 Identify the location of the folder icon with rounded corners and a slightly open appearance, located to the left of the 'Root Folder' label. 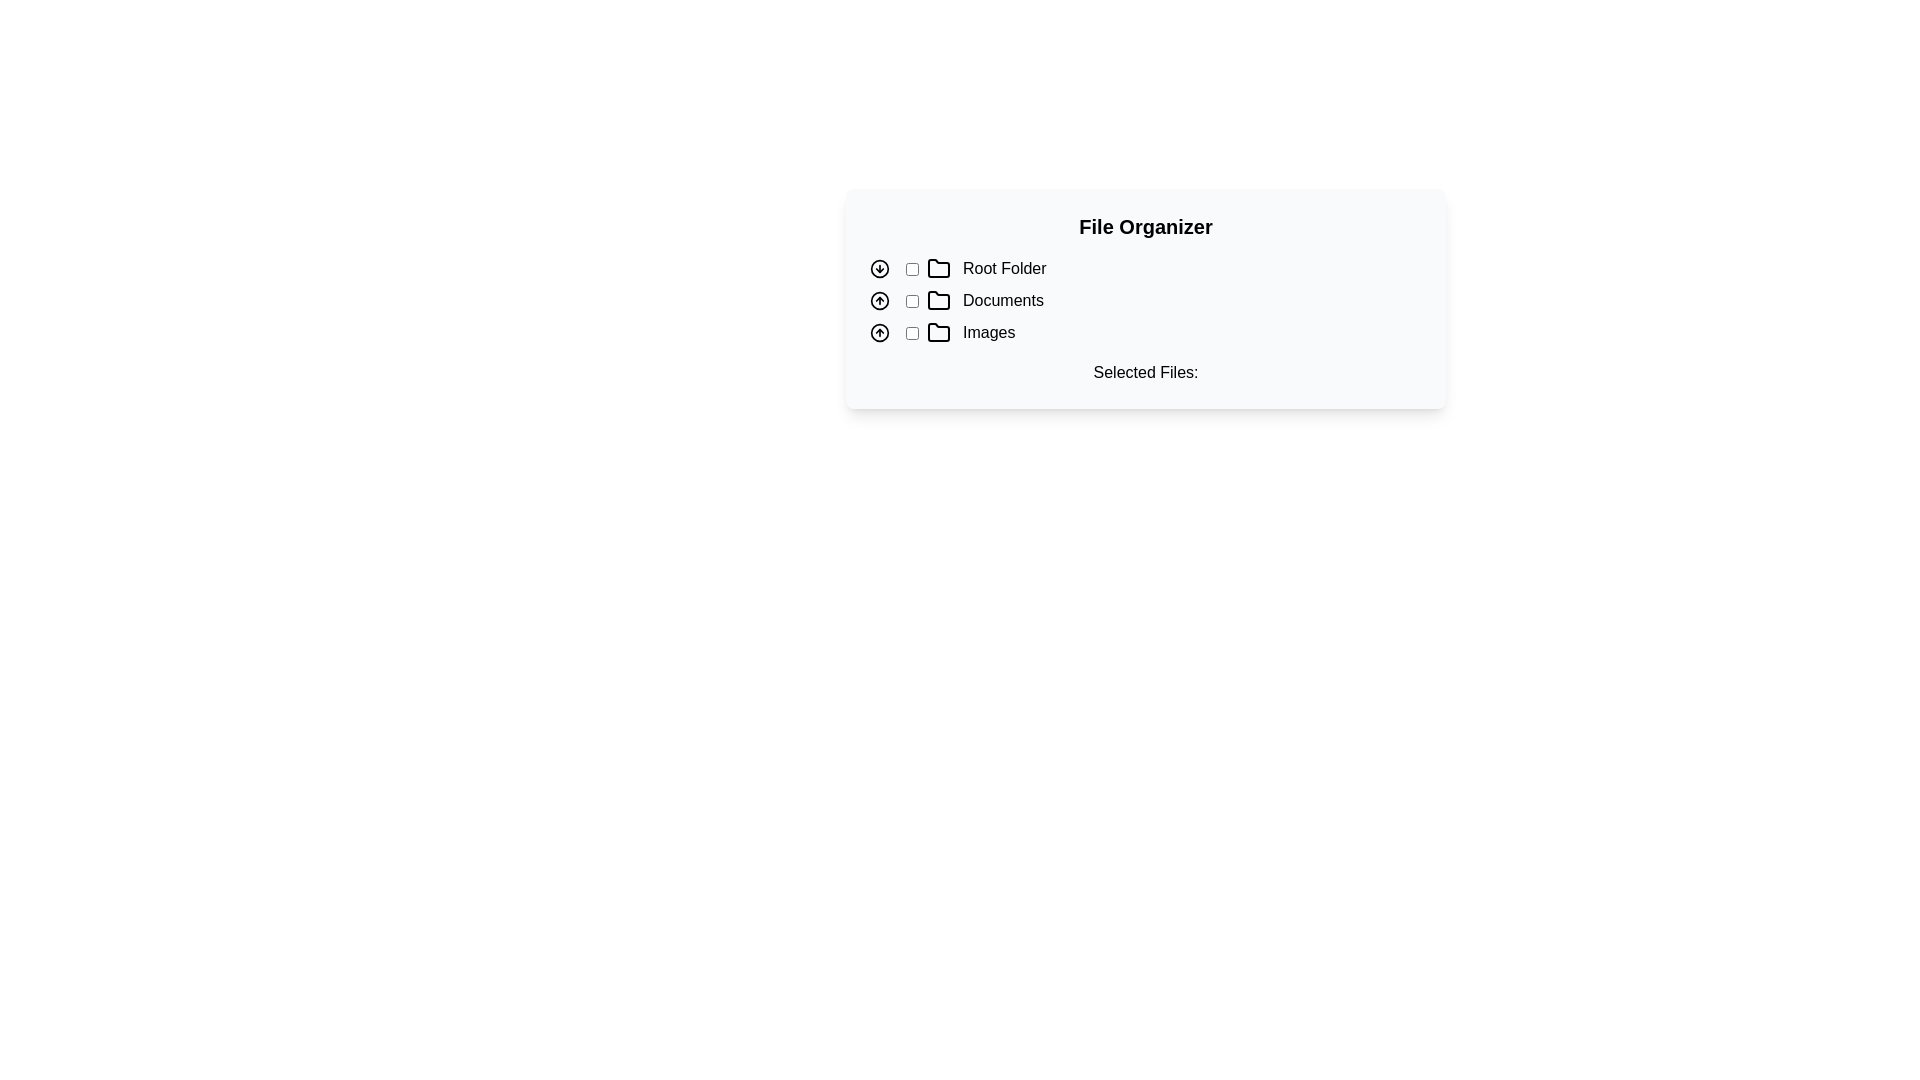
(938, 266).